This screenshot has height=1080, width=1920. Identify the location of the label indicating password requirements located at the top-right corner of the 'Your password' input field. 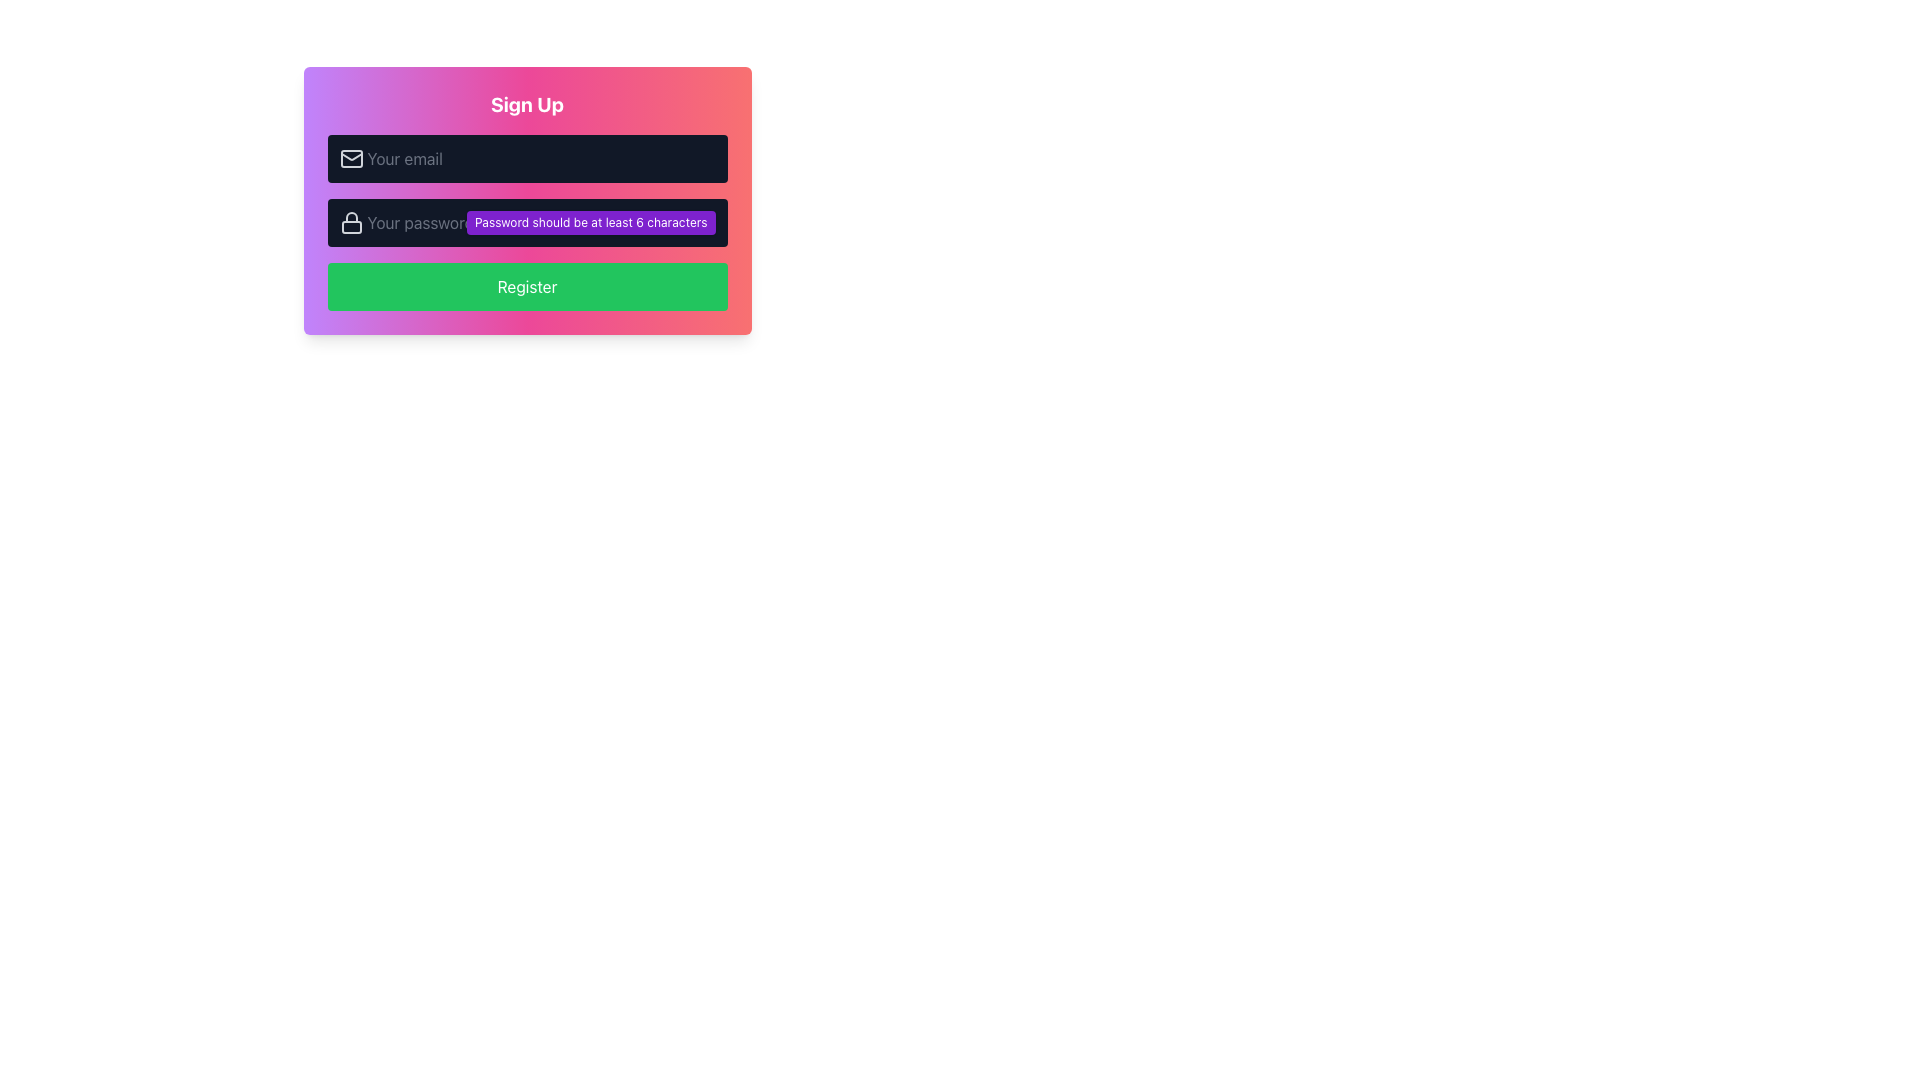
(590, 223).